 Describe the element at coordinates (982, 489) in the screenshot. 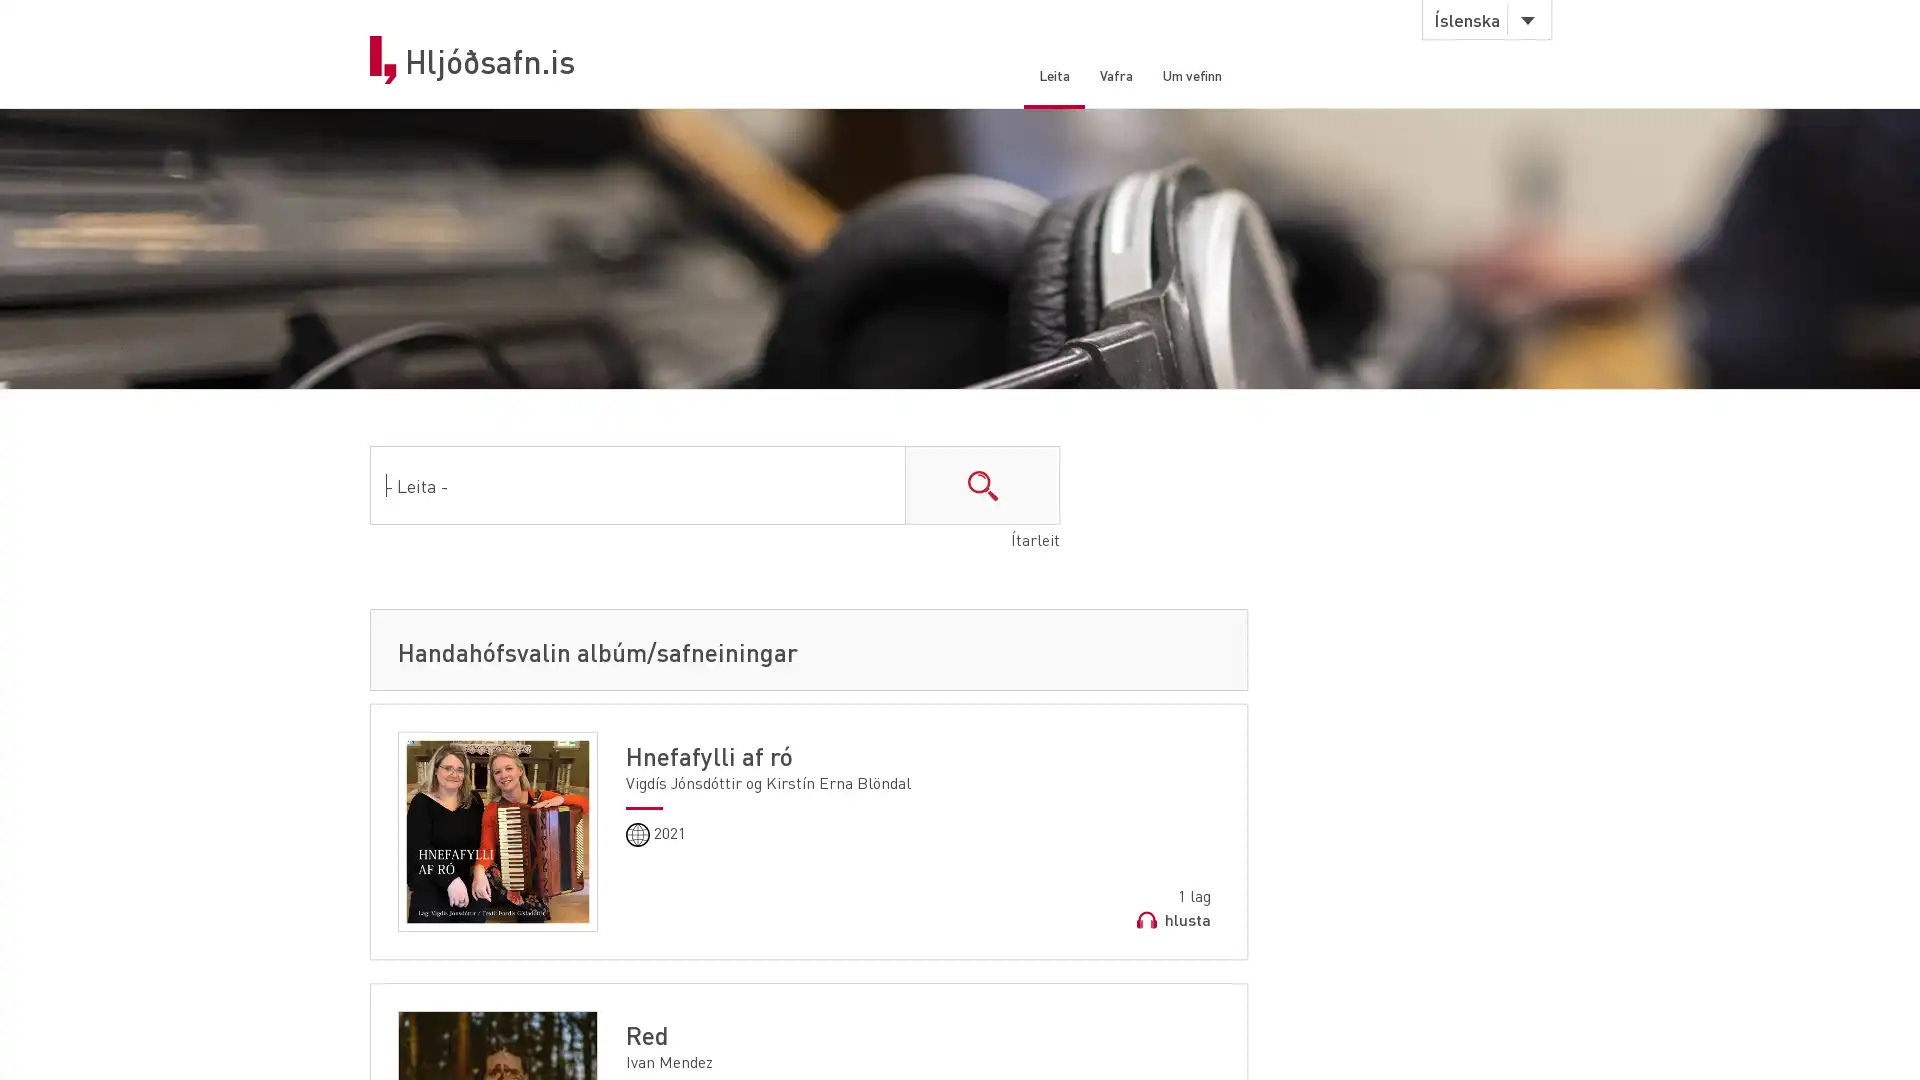

I see `search` at that location.